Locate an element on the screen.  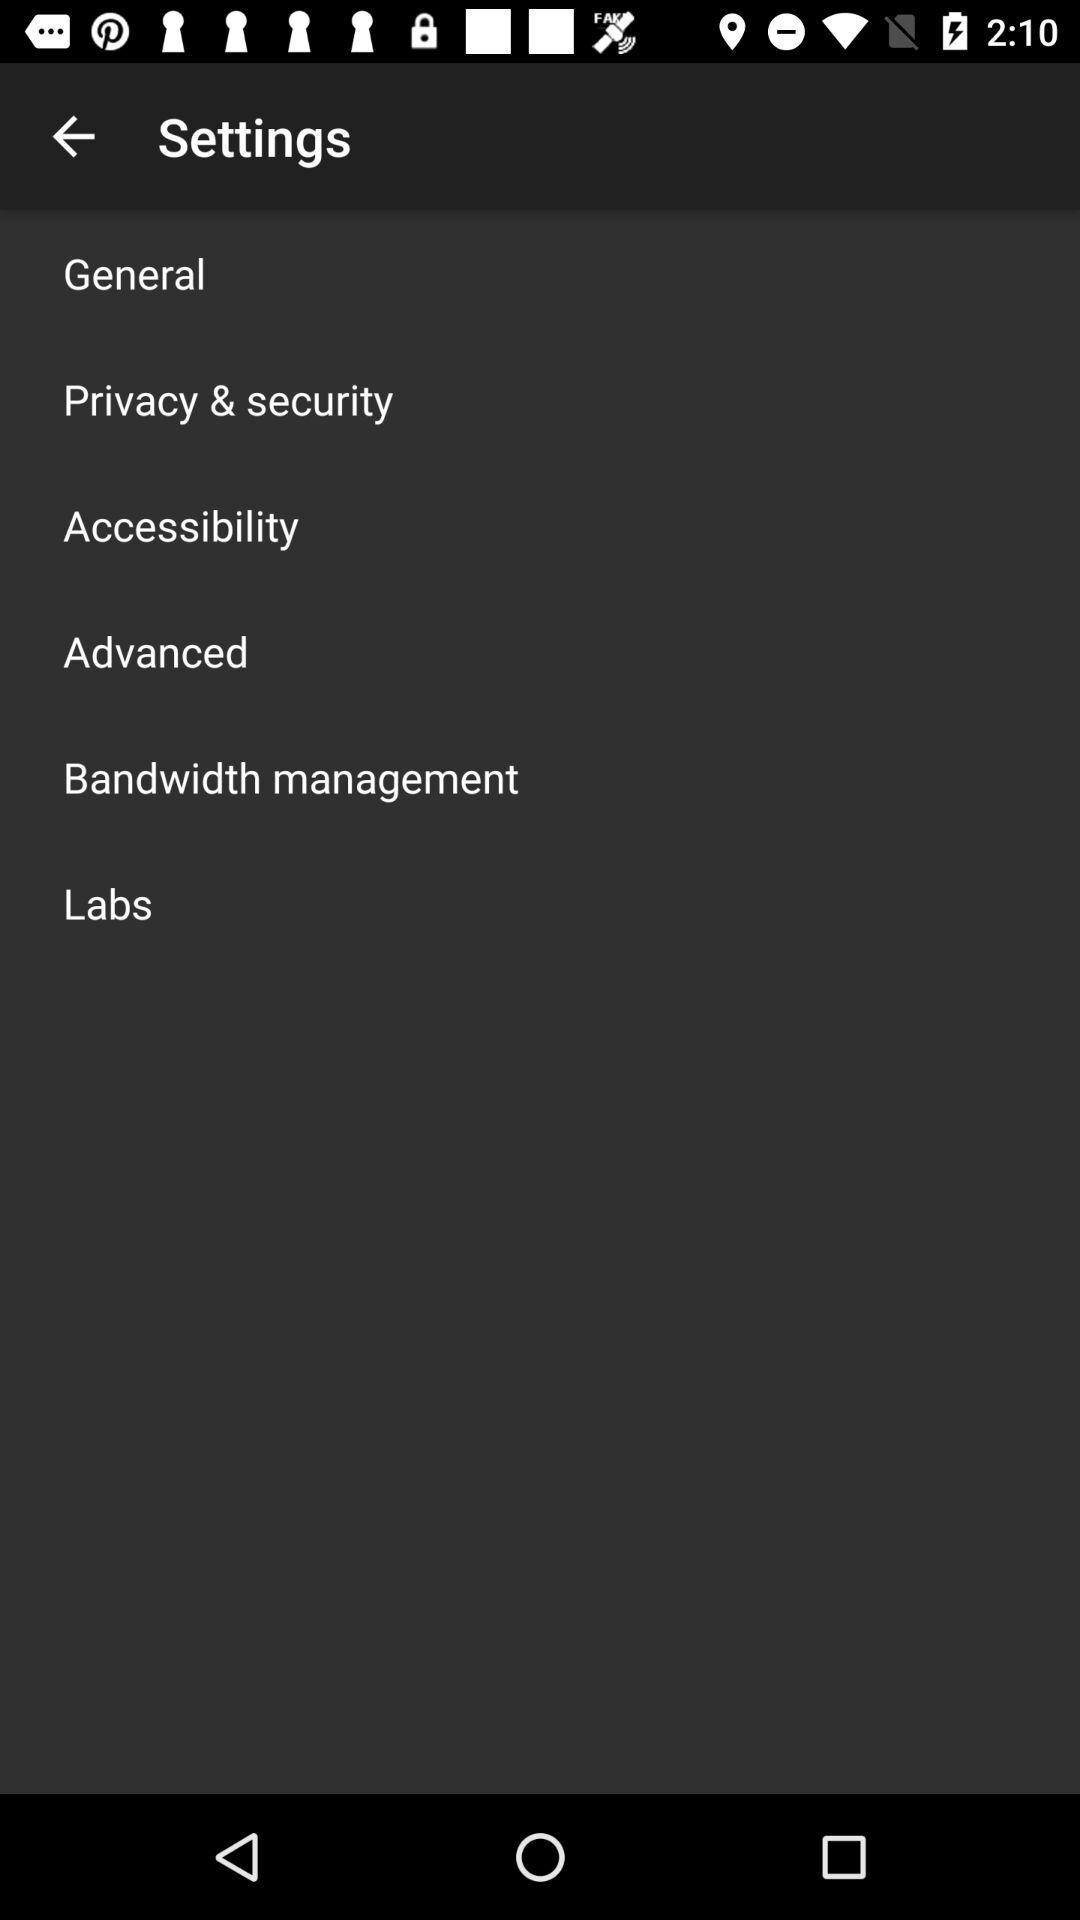
item above the accessibility app is located at coordinates (227, 398).